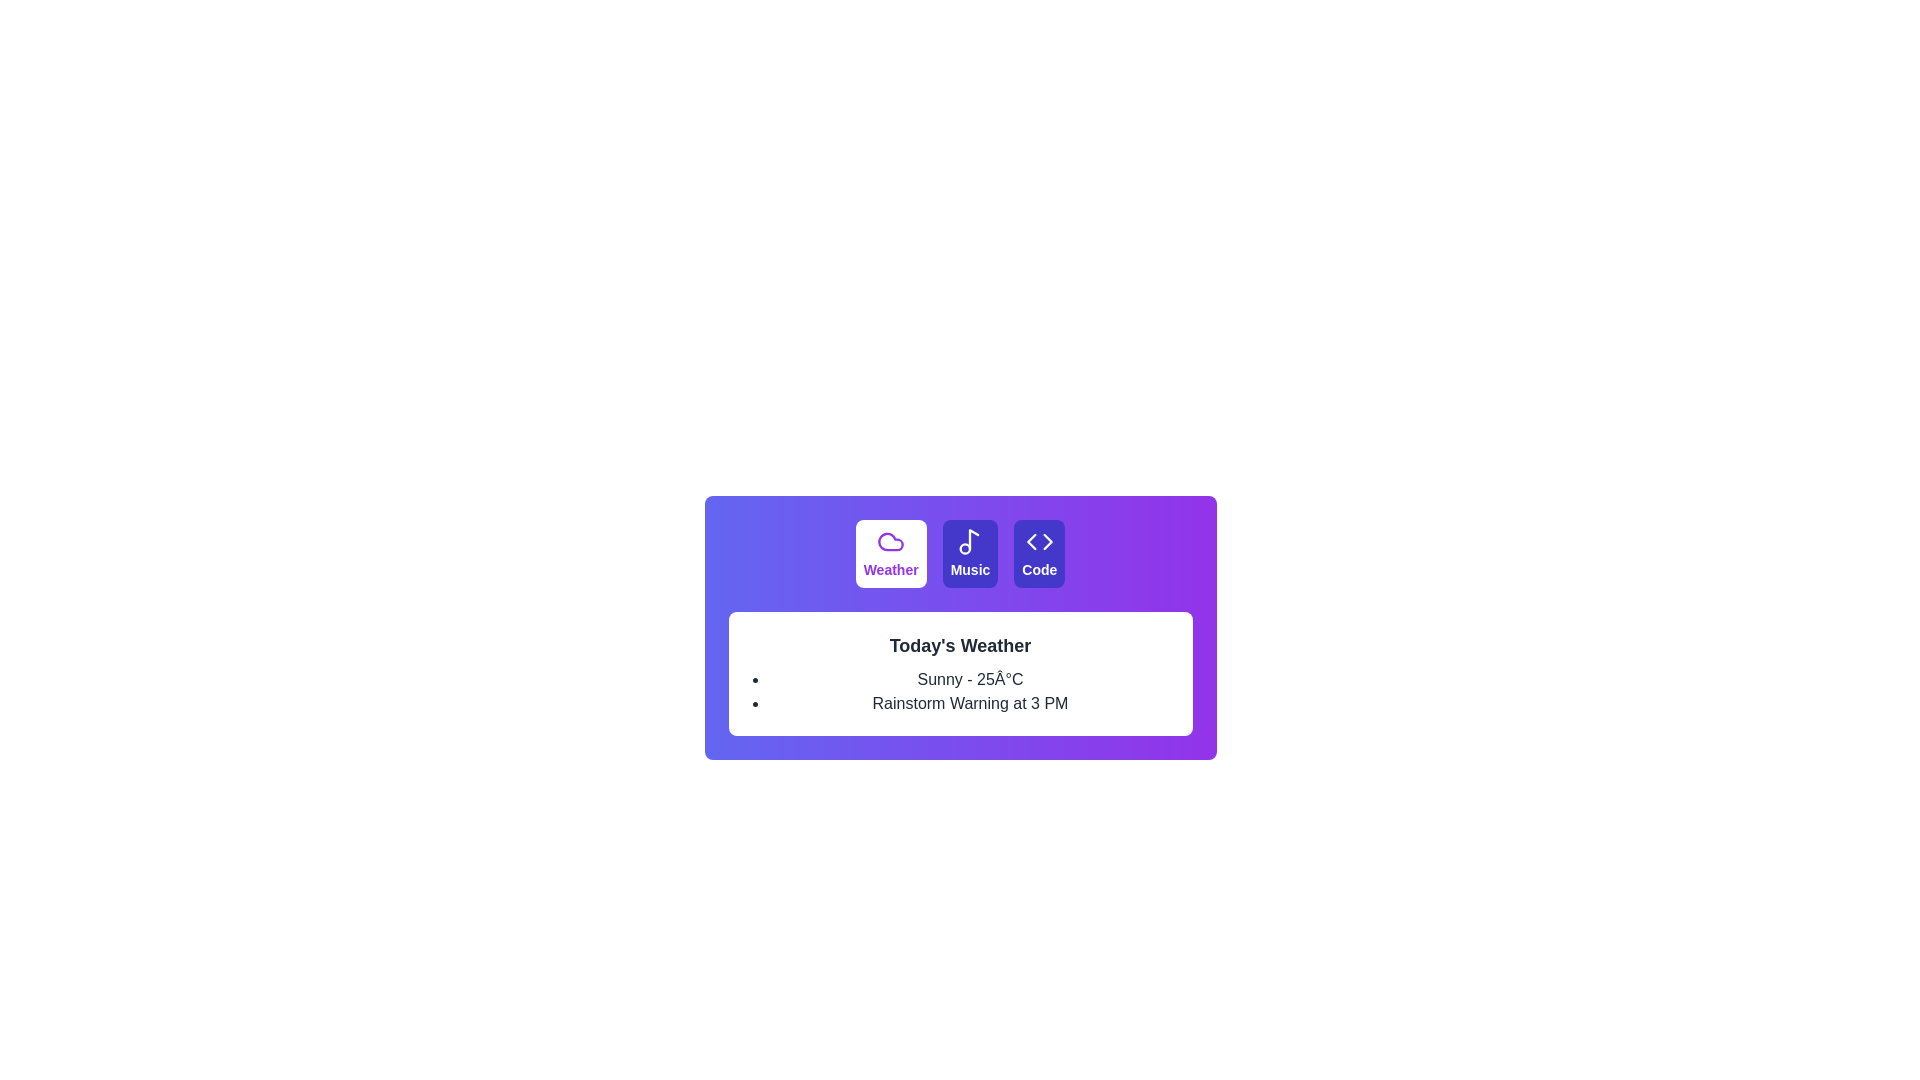  I want to click on the navigational button related to 'Code' to trigger the styling effect, so click(1039, 554).